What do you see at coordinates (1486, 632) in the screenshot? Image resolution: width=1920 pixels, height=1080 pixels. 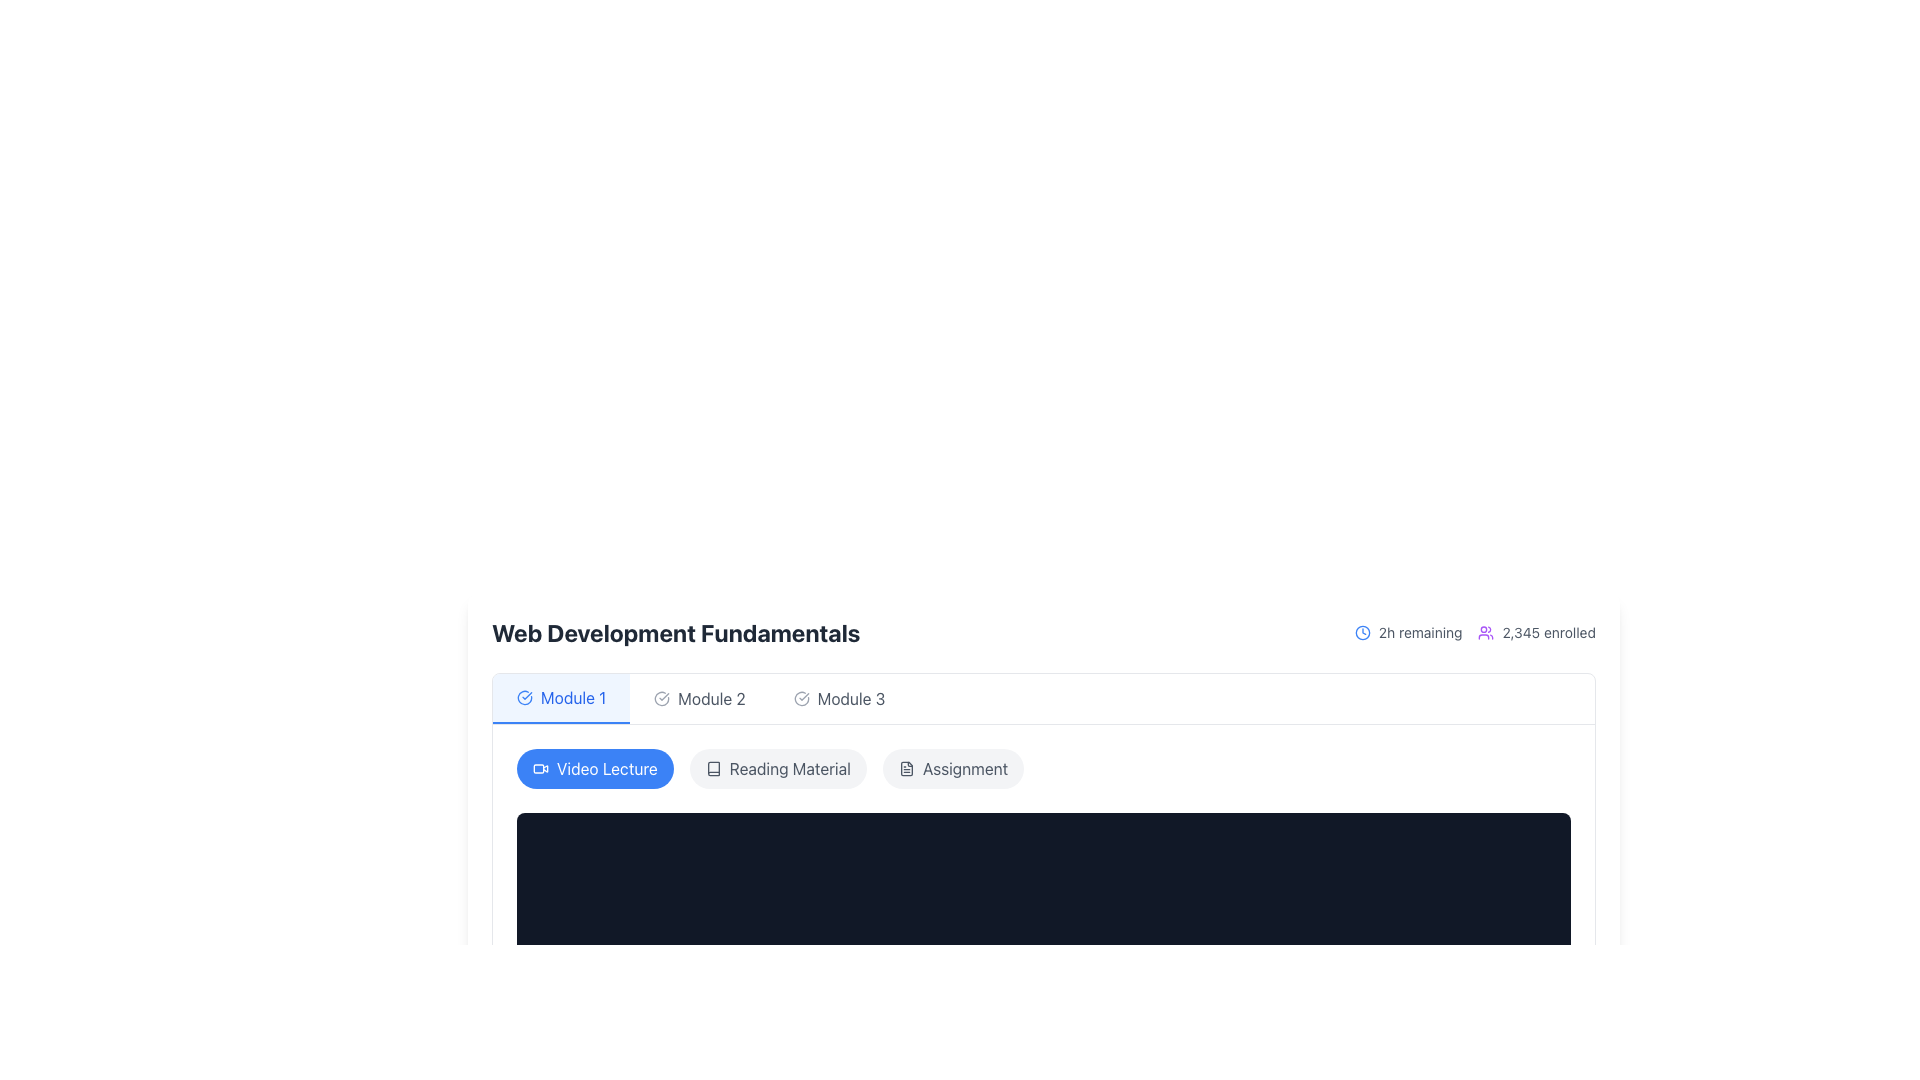 I see `the purple outline icon of multiple people located before the text '2,345 enrolled'` at bounding box center [1486, 632].